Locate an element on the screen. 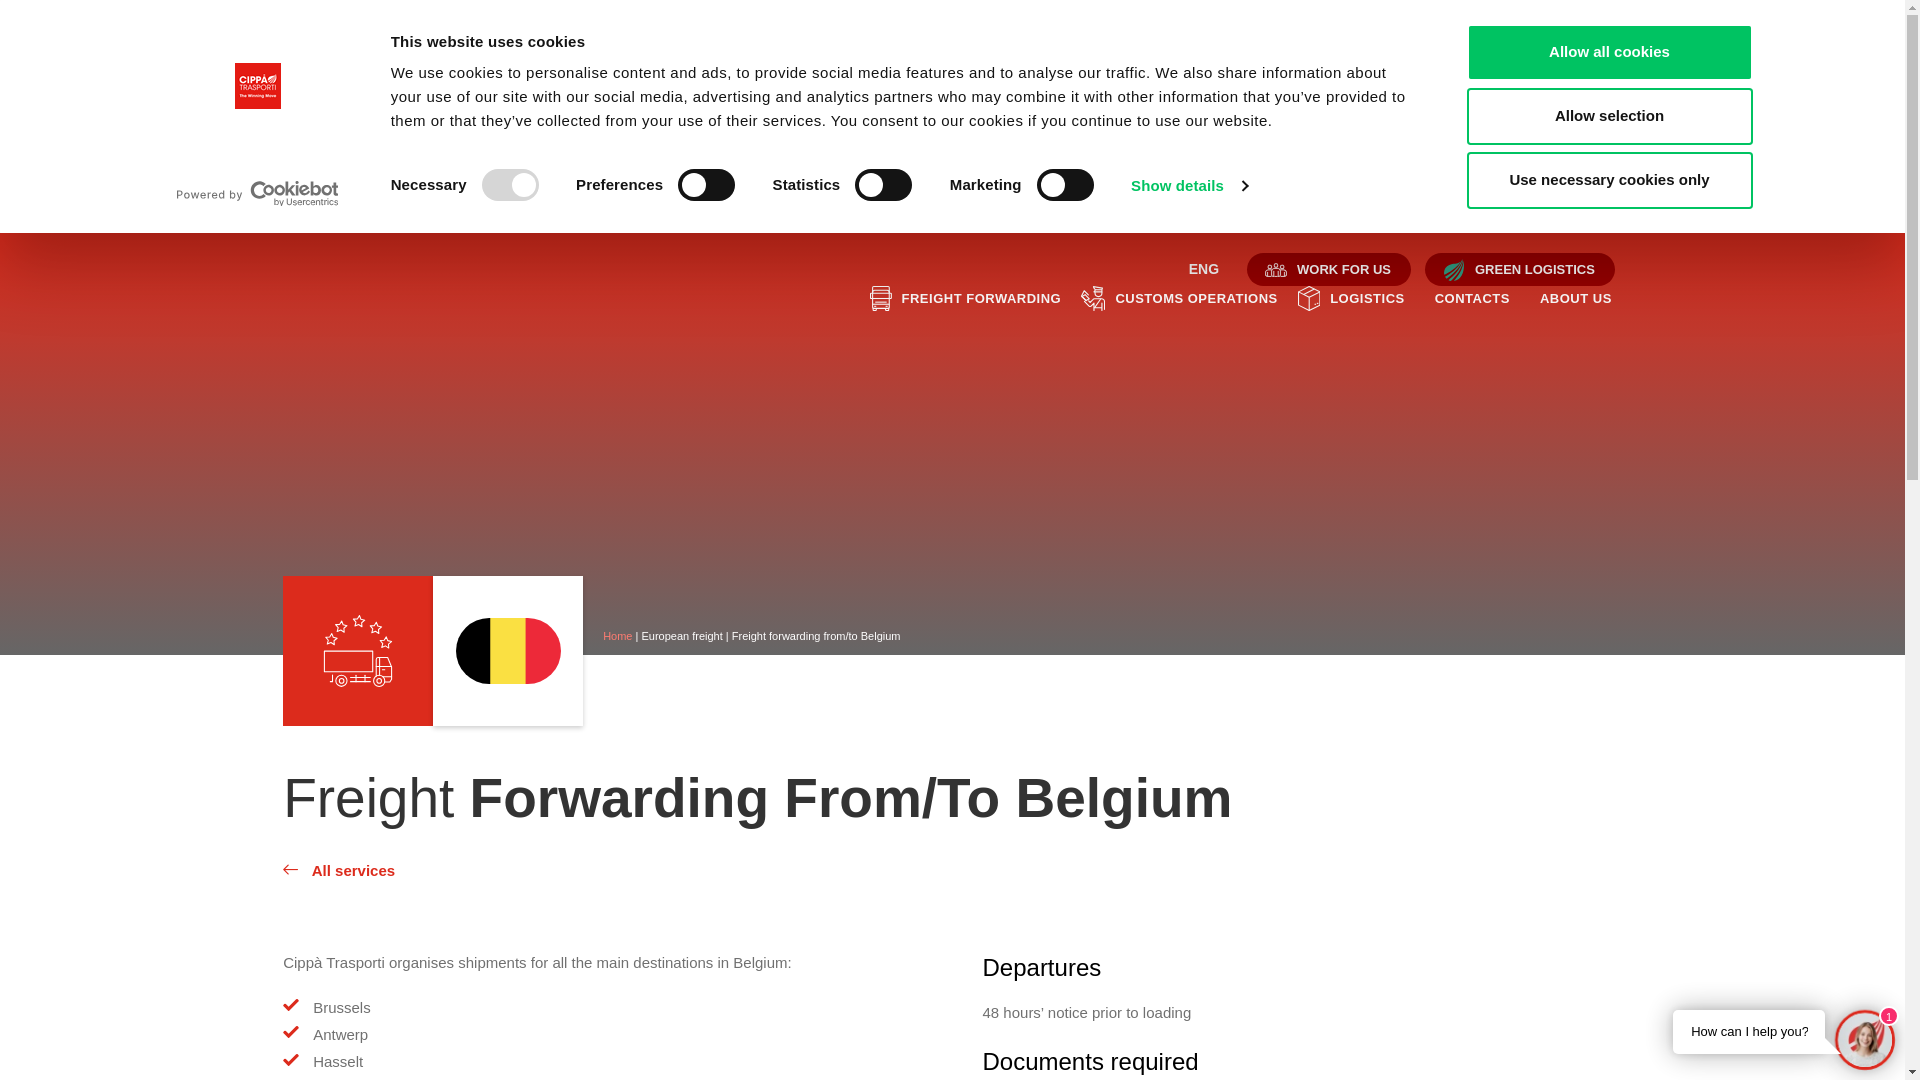 Image resolution: width=1920 pixels, height=1080 pixels. 'CUSTOMS OPERATIONS' is located at coordinates (1195, 299).